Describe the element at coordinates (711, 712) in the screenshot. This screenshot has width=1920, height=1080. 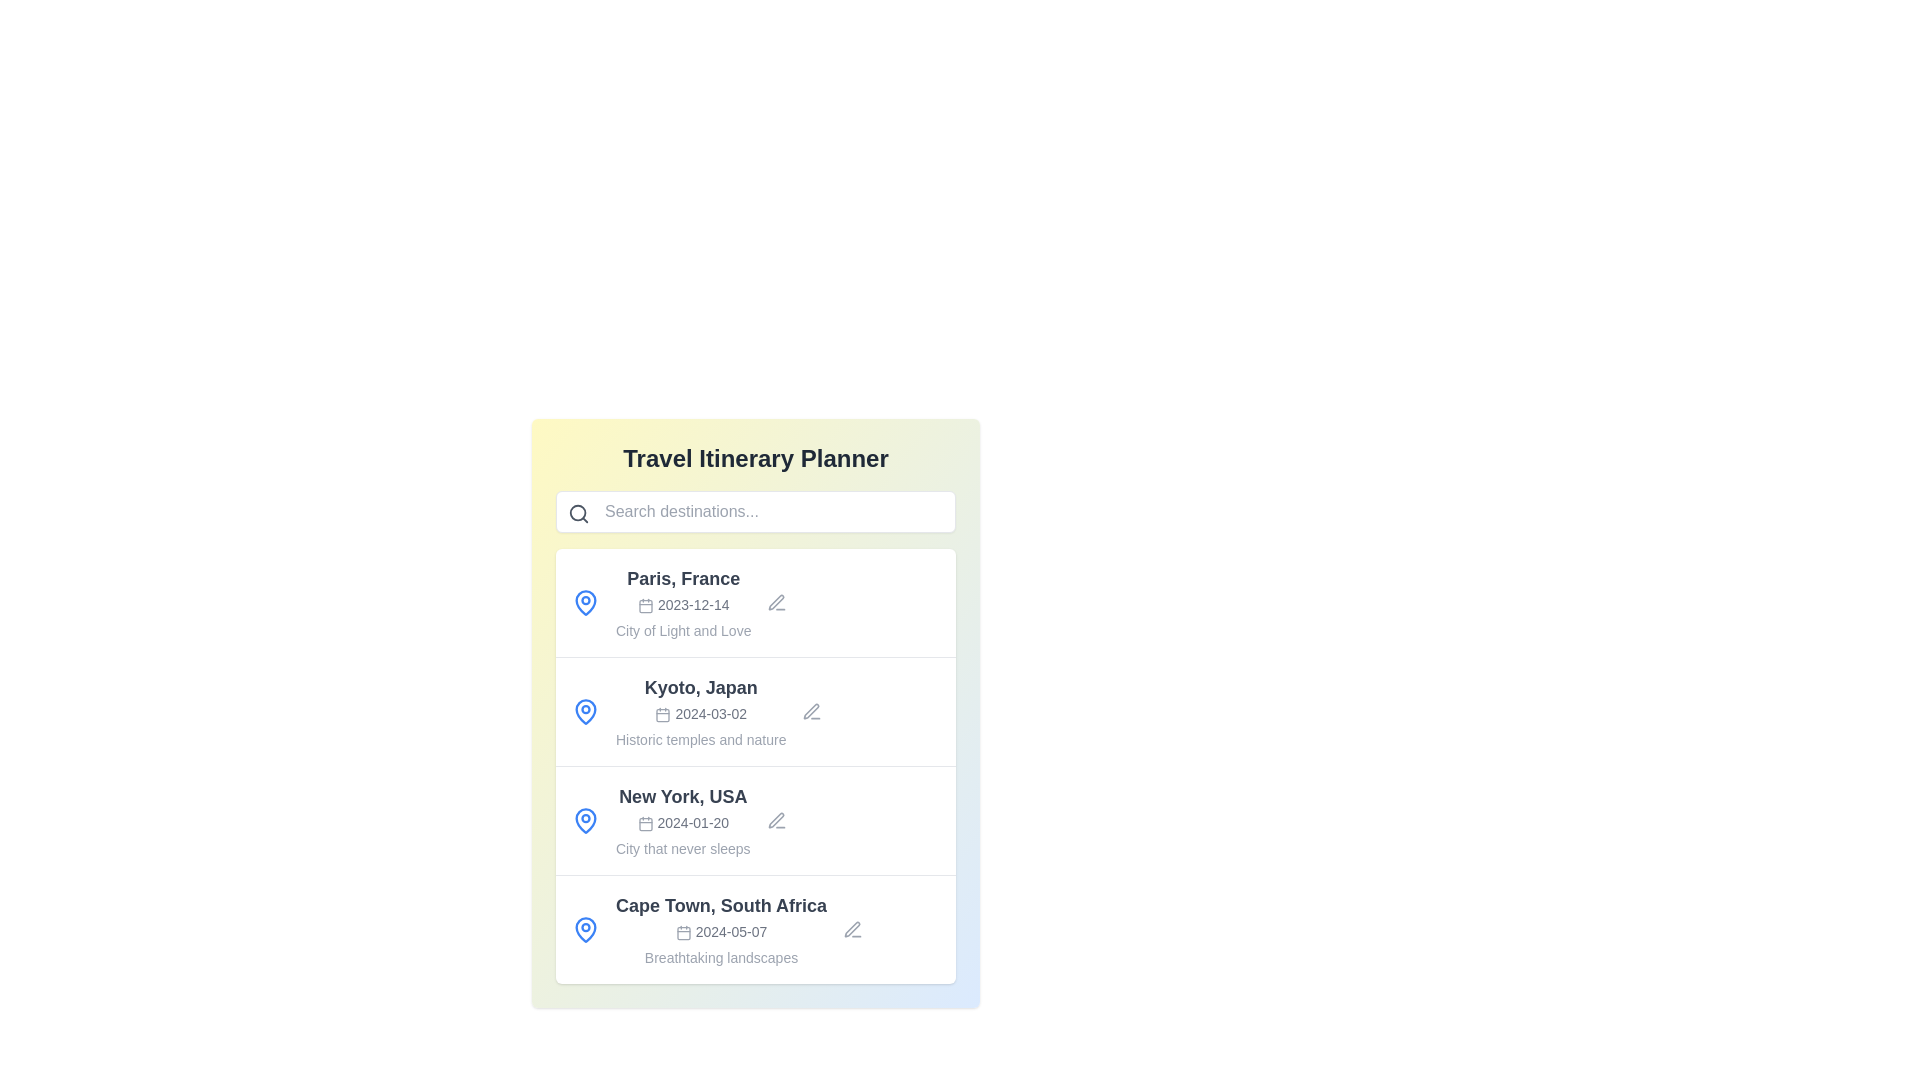
I see `the text label indicating the date related to the Kyoto, Japan entry in the travel planner, which appears immediately after the calendar icon` at that location.